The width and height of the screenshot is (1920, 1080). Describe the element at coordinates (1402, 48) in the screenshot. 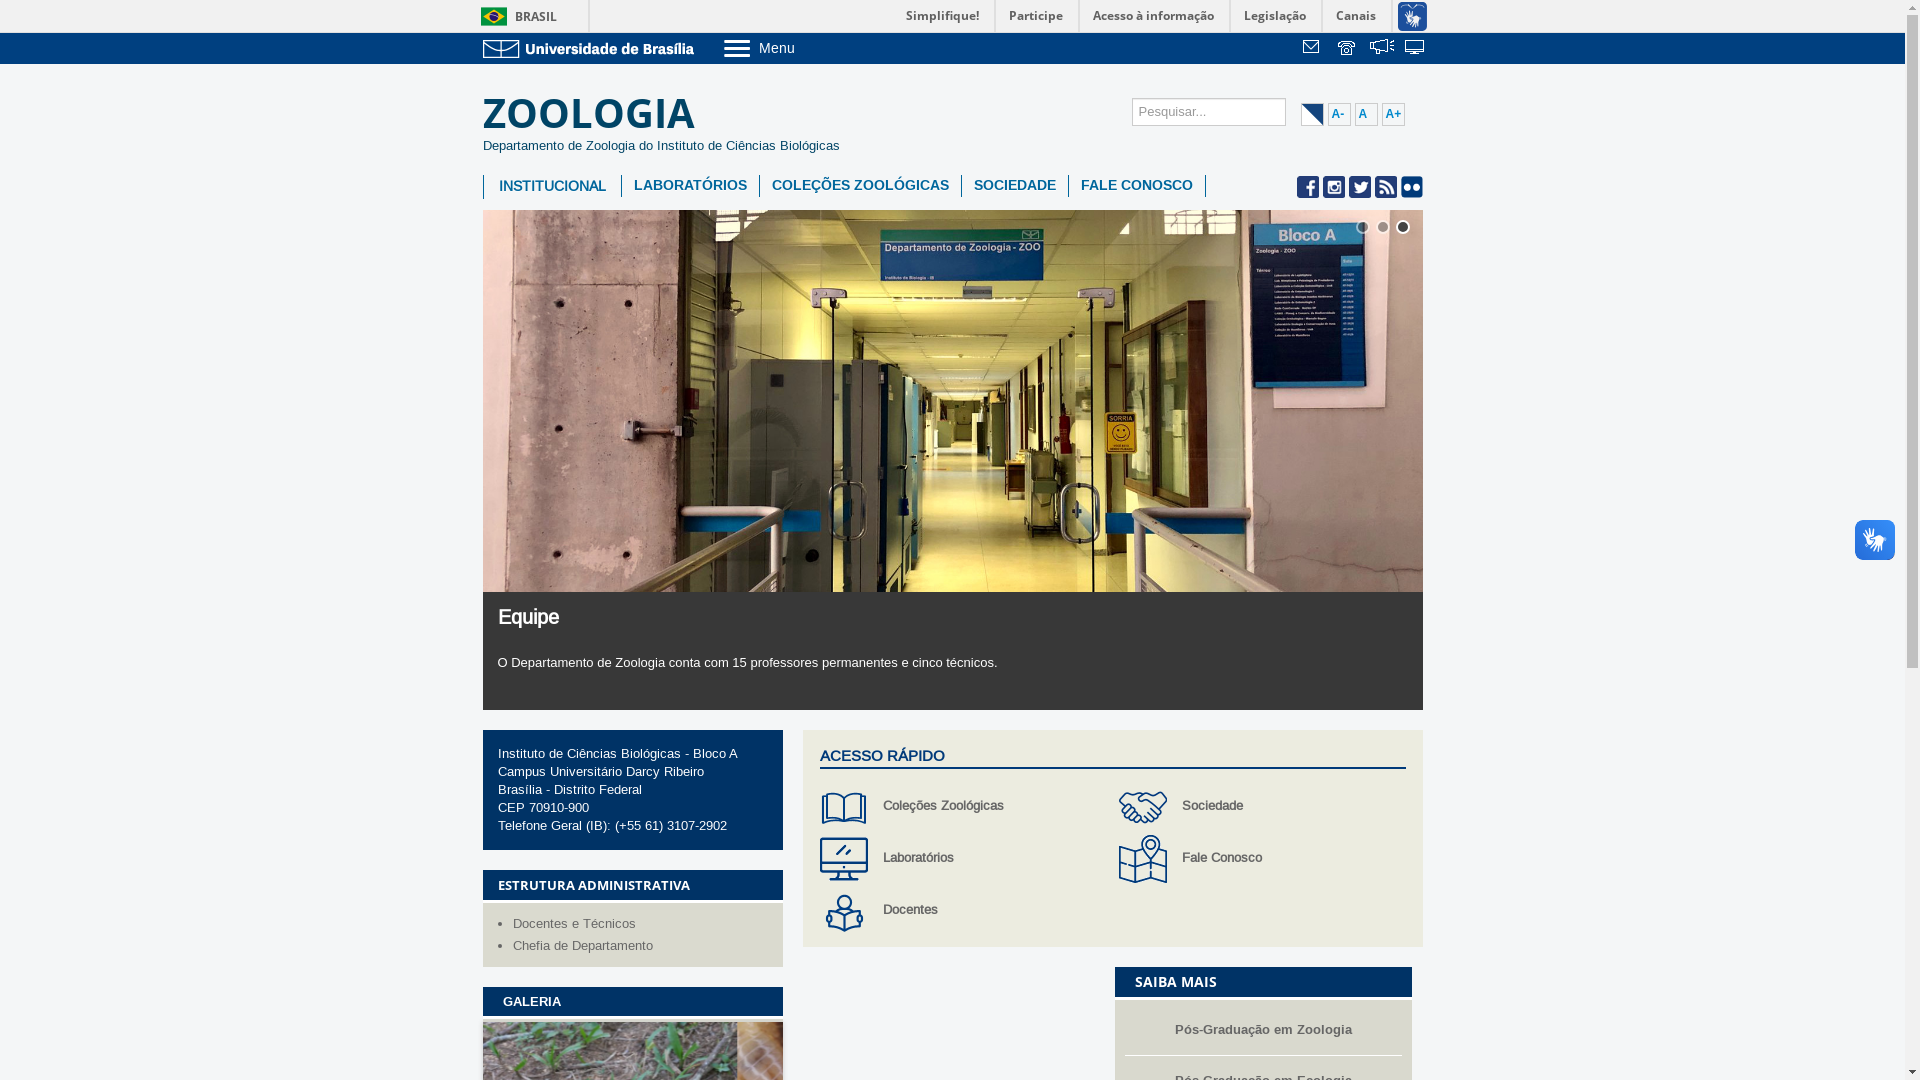

I see `'Sistemas'` at that location.